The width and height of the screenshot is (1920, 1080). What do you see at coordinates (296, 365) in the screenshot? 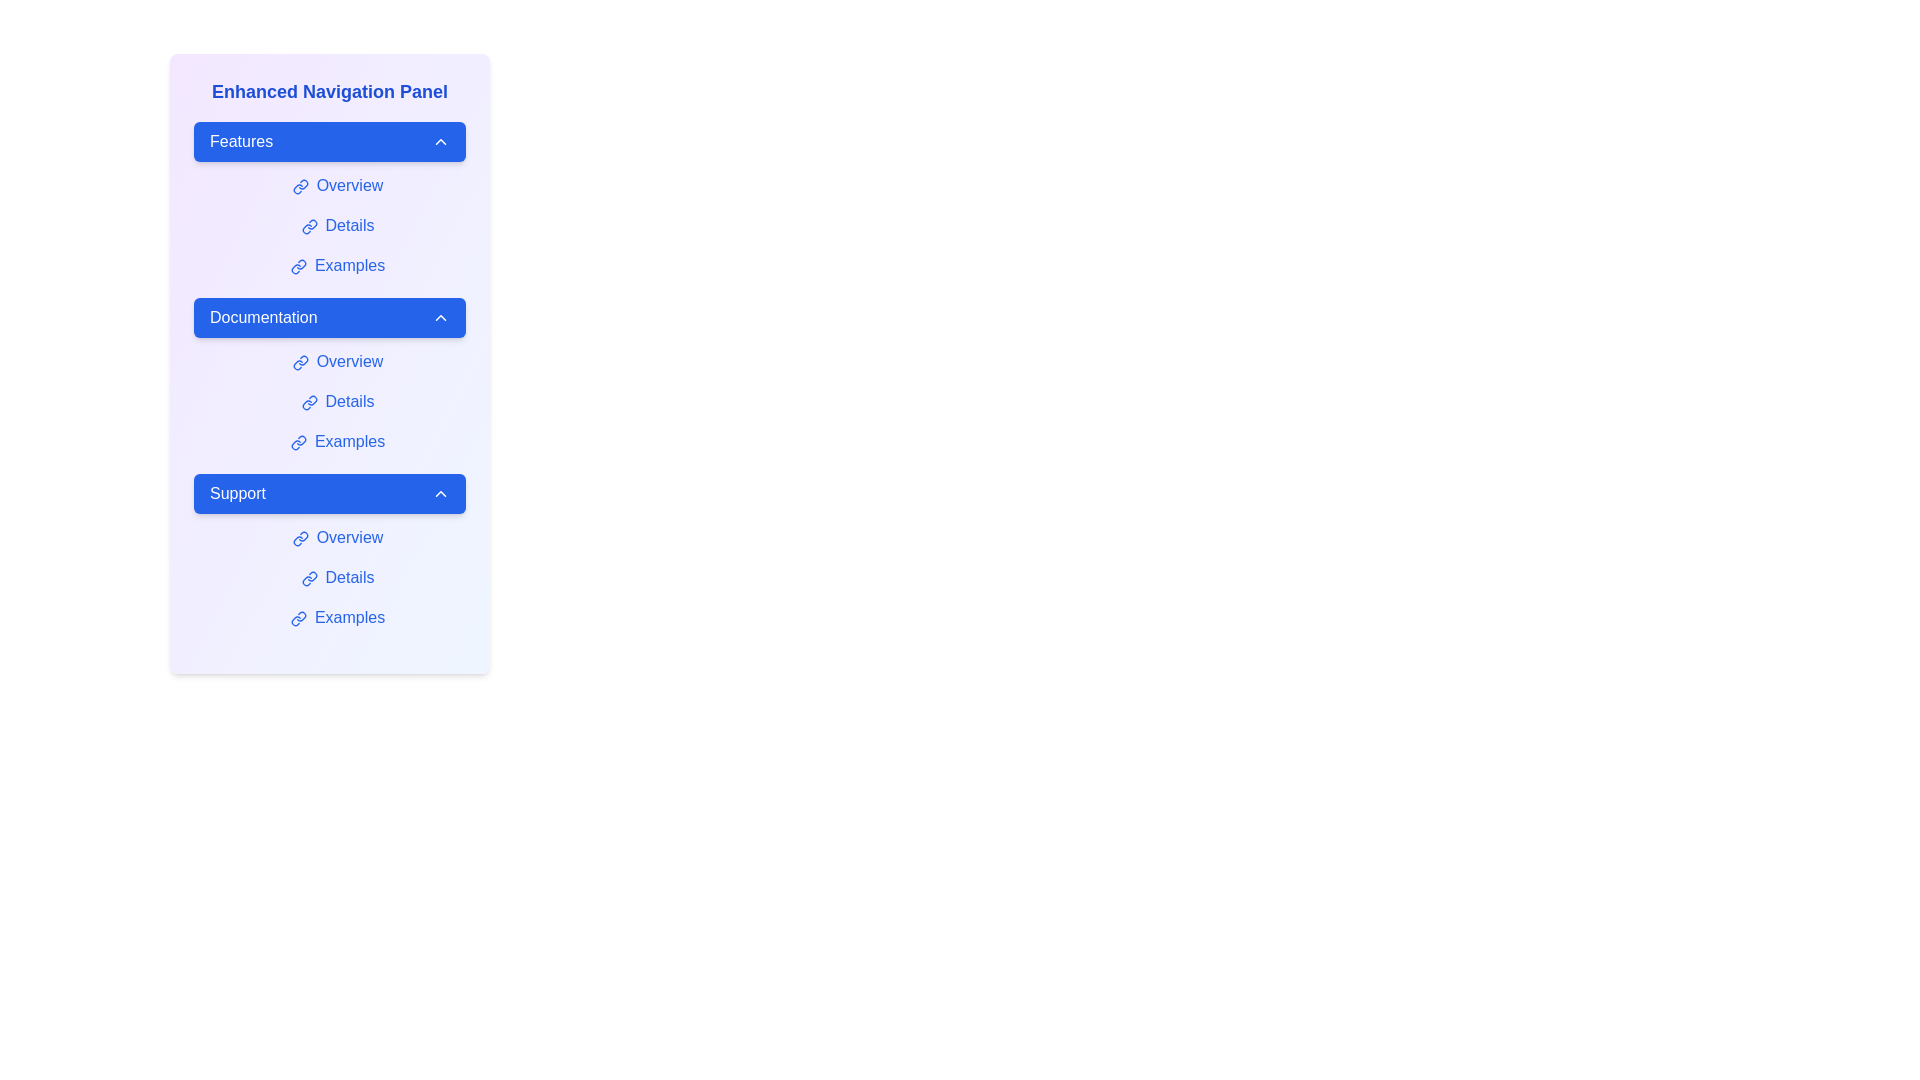
I see `the second link icon in the 'Documentation' section of the navigation panel, located next to the 'Overview' hyperlink text` at bounding box center [296, 365].